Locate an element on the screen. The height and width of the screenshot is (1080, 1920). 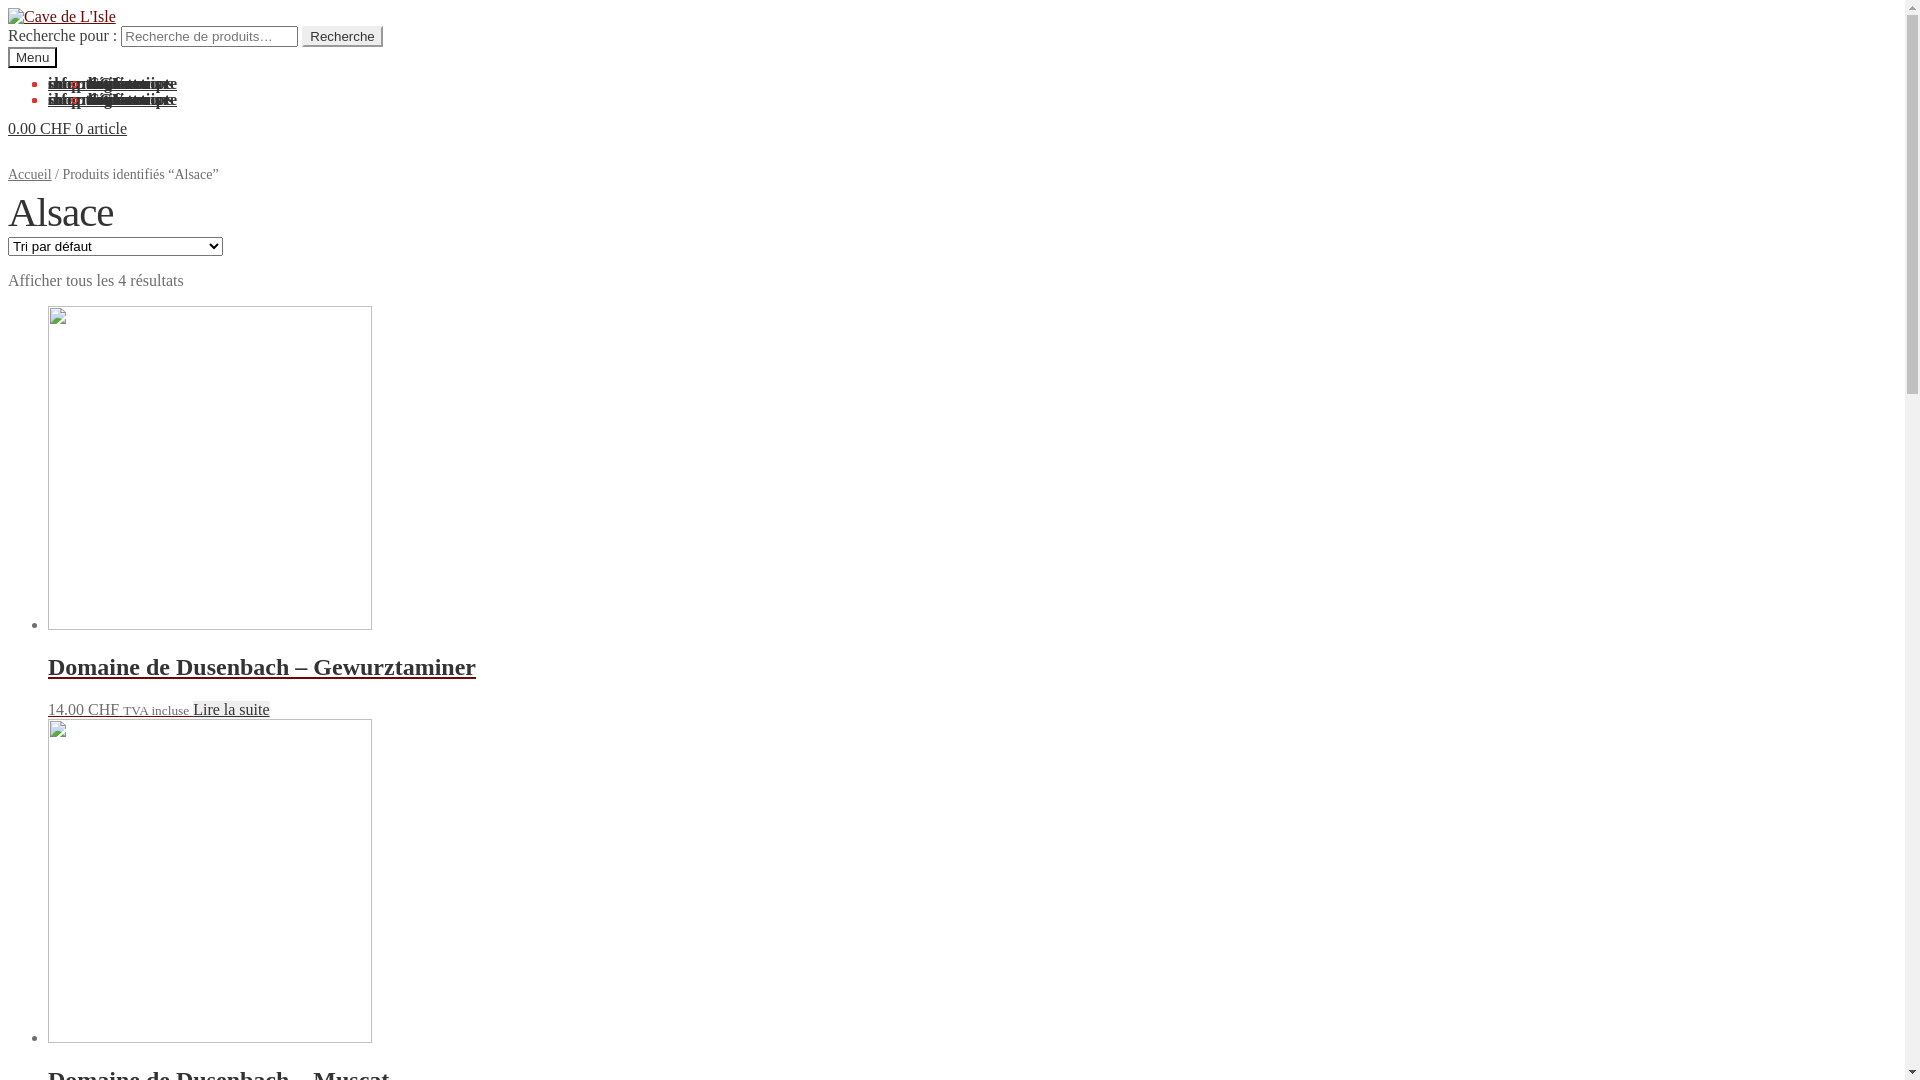
'compte' is located at coordinates (72, 99).